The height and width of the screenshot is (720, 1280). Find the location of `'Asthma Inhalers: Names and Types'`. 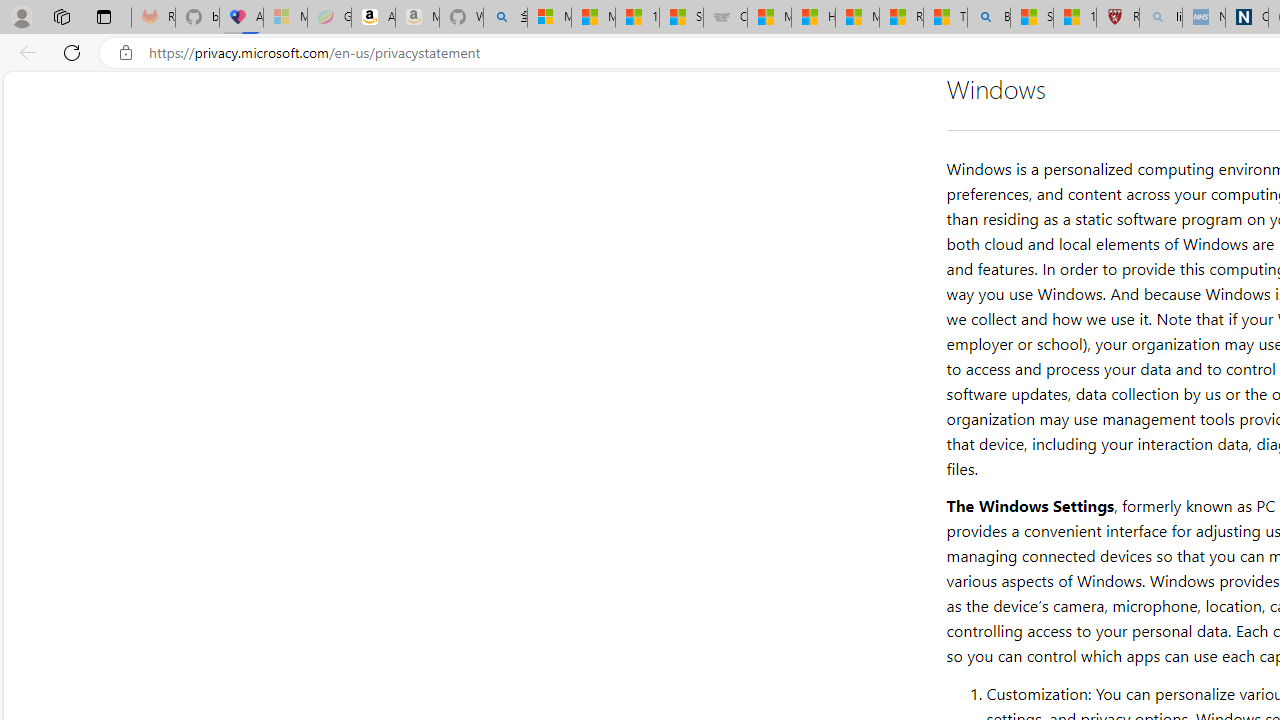

'Asthma Inhalers: Names and Types' is located at coordinates (240, 17).